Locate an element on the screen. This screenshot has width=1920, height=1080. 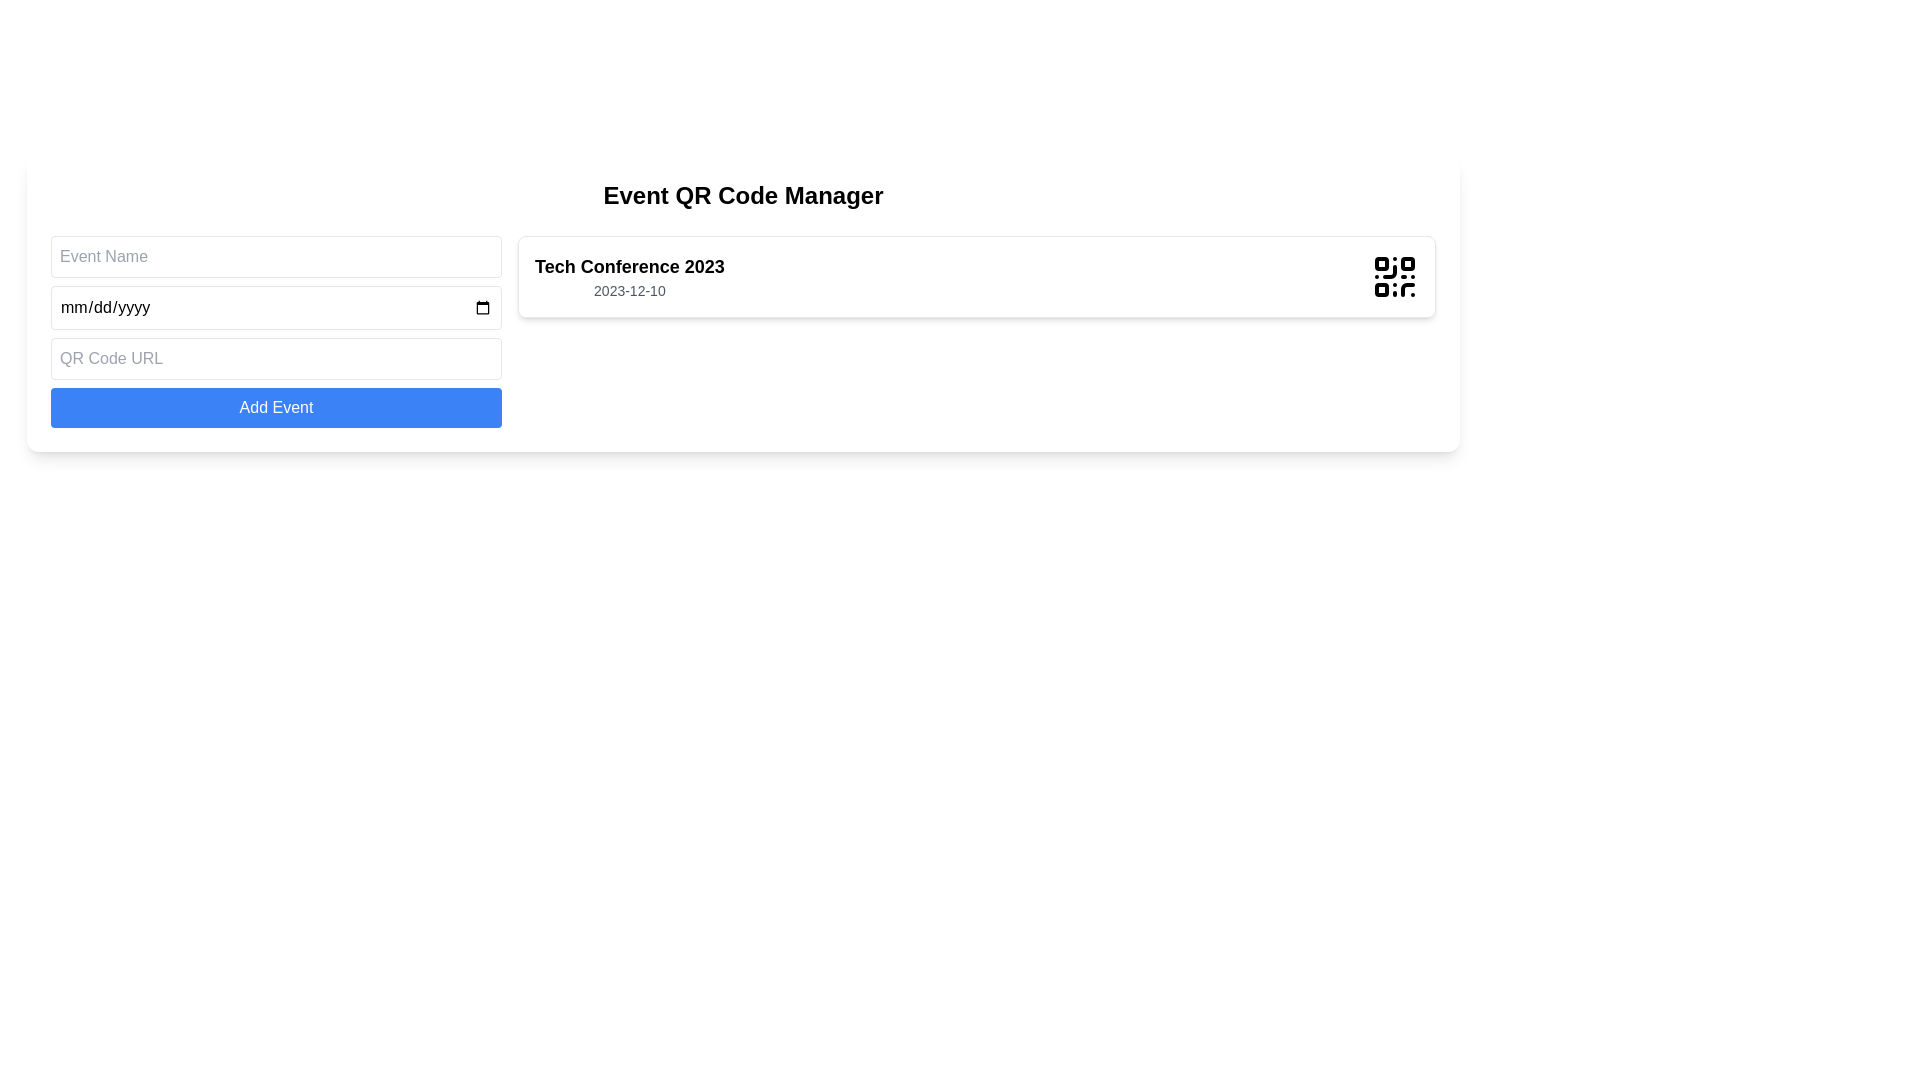
the URL input field located in the middle section of the left panel to focus on it is located at coordinates (275, 357).